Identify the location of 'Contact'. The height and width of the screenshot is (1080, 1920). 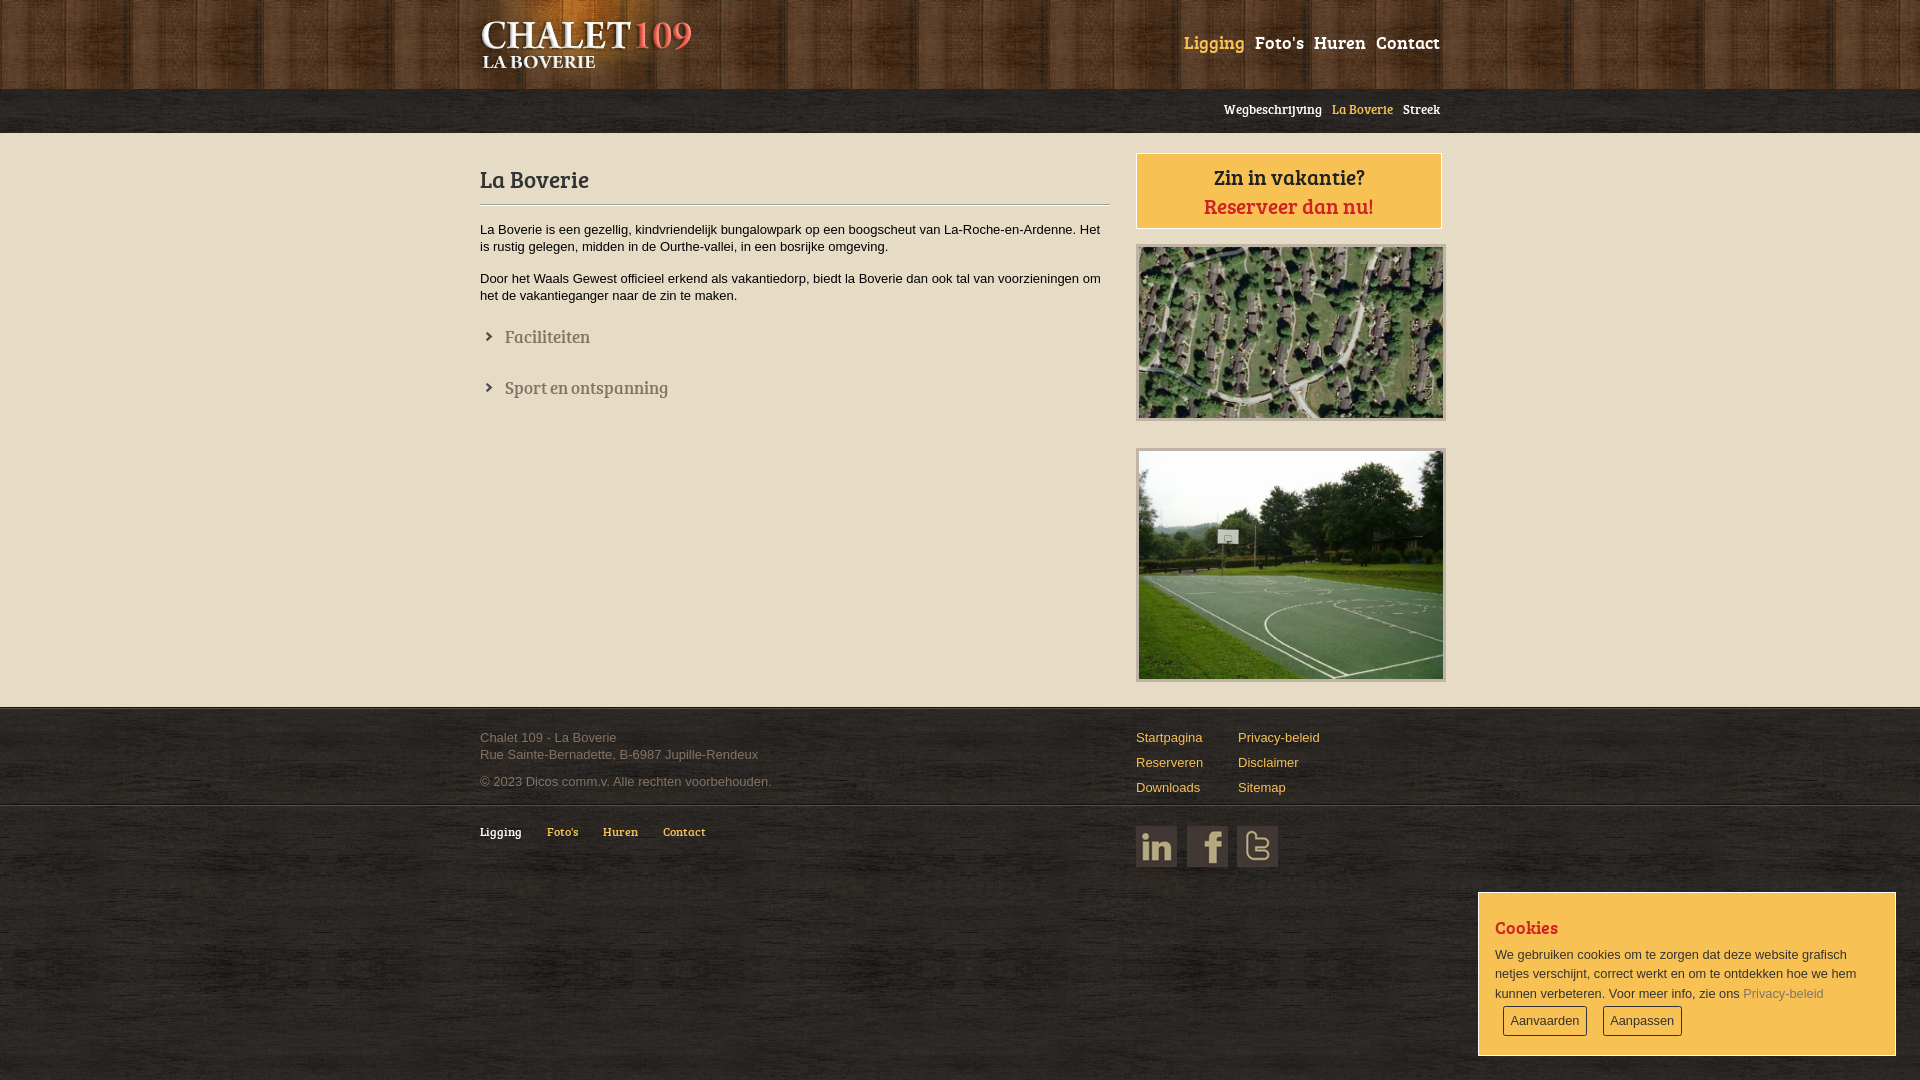
(696, 840).